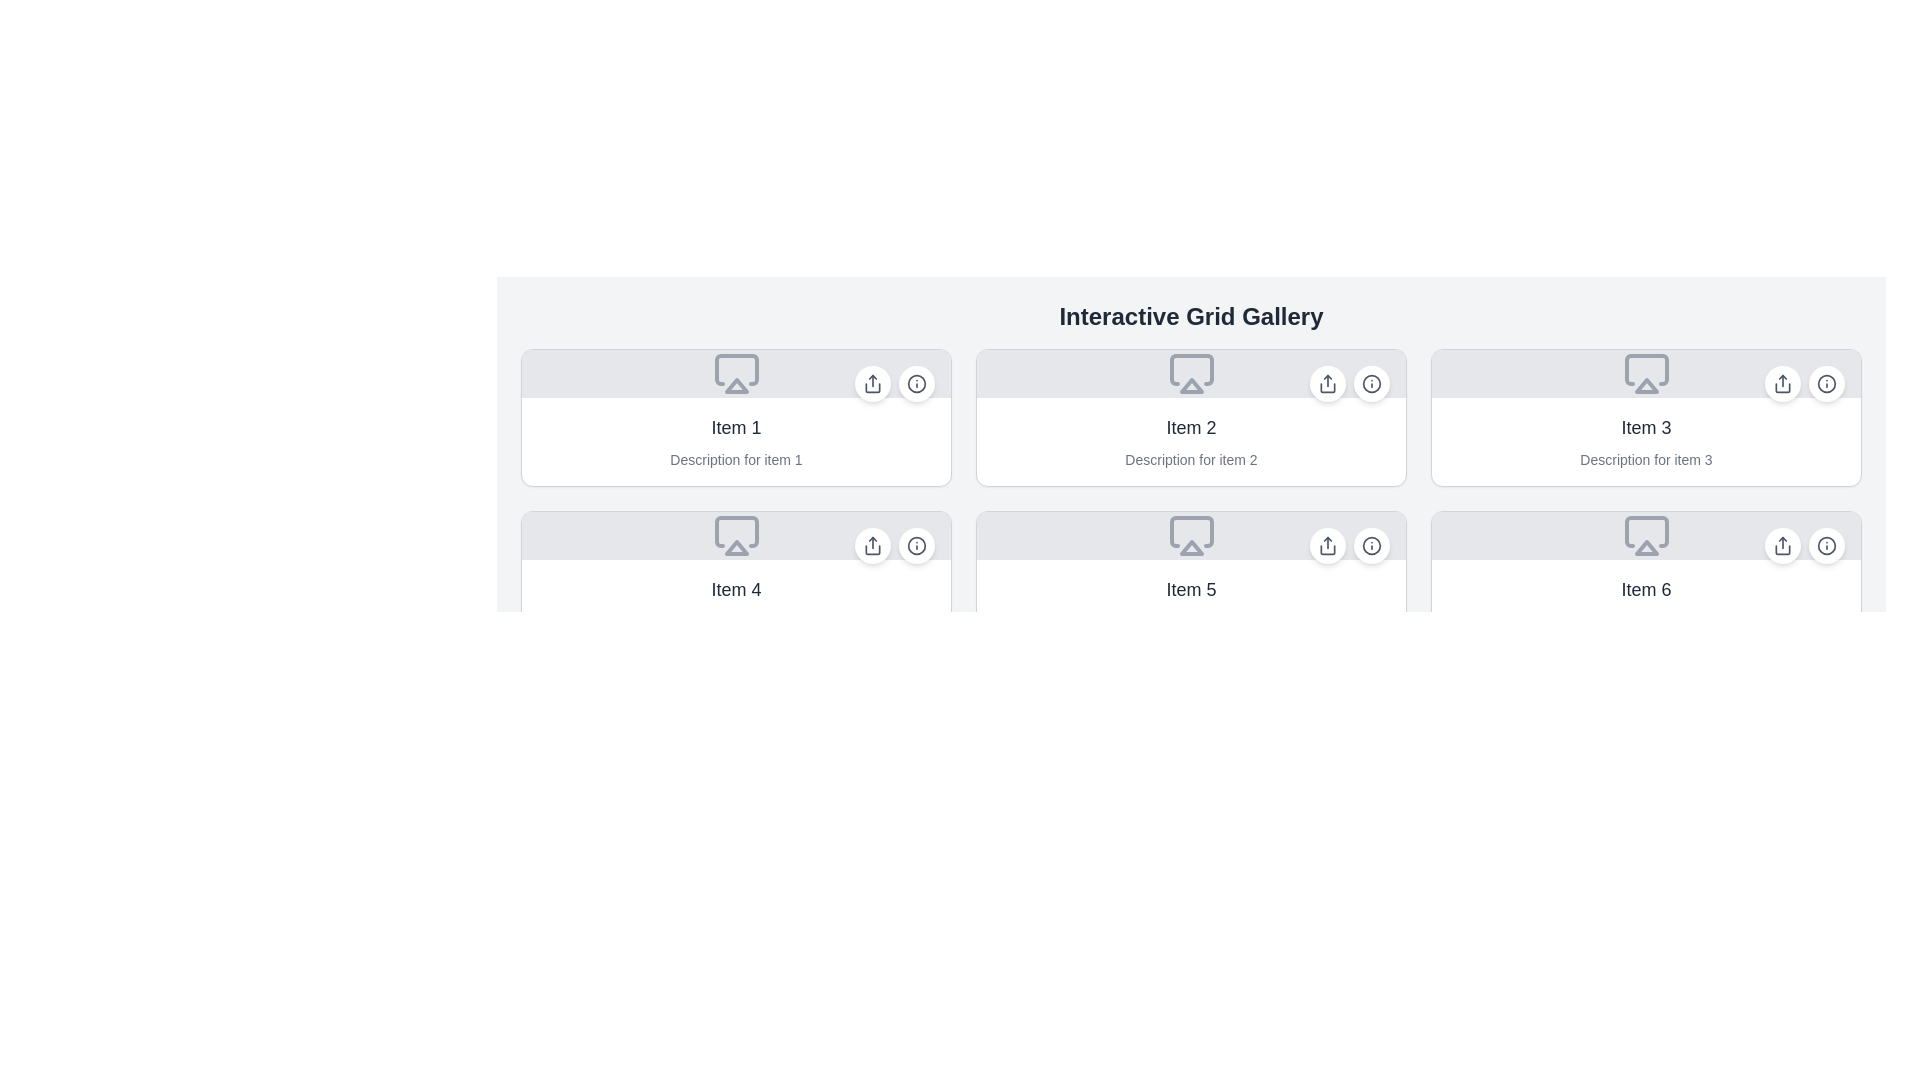 The image size is (1920, 1080). I want to click on the text area displaying the title 'Item 6' in bold and the description 'Description for item 6' in smaller gray font, located in the sixth position of the grid layout, so click(1646, 603).